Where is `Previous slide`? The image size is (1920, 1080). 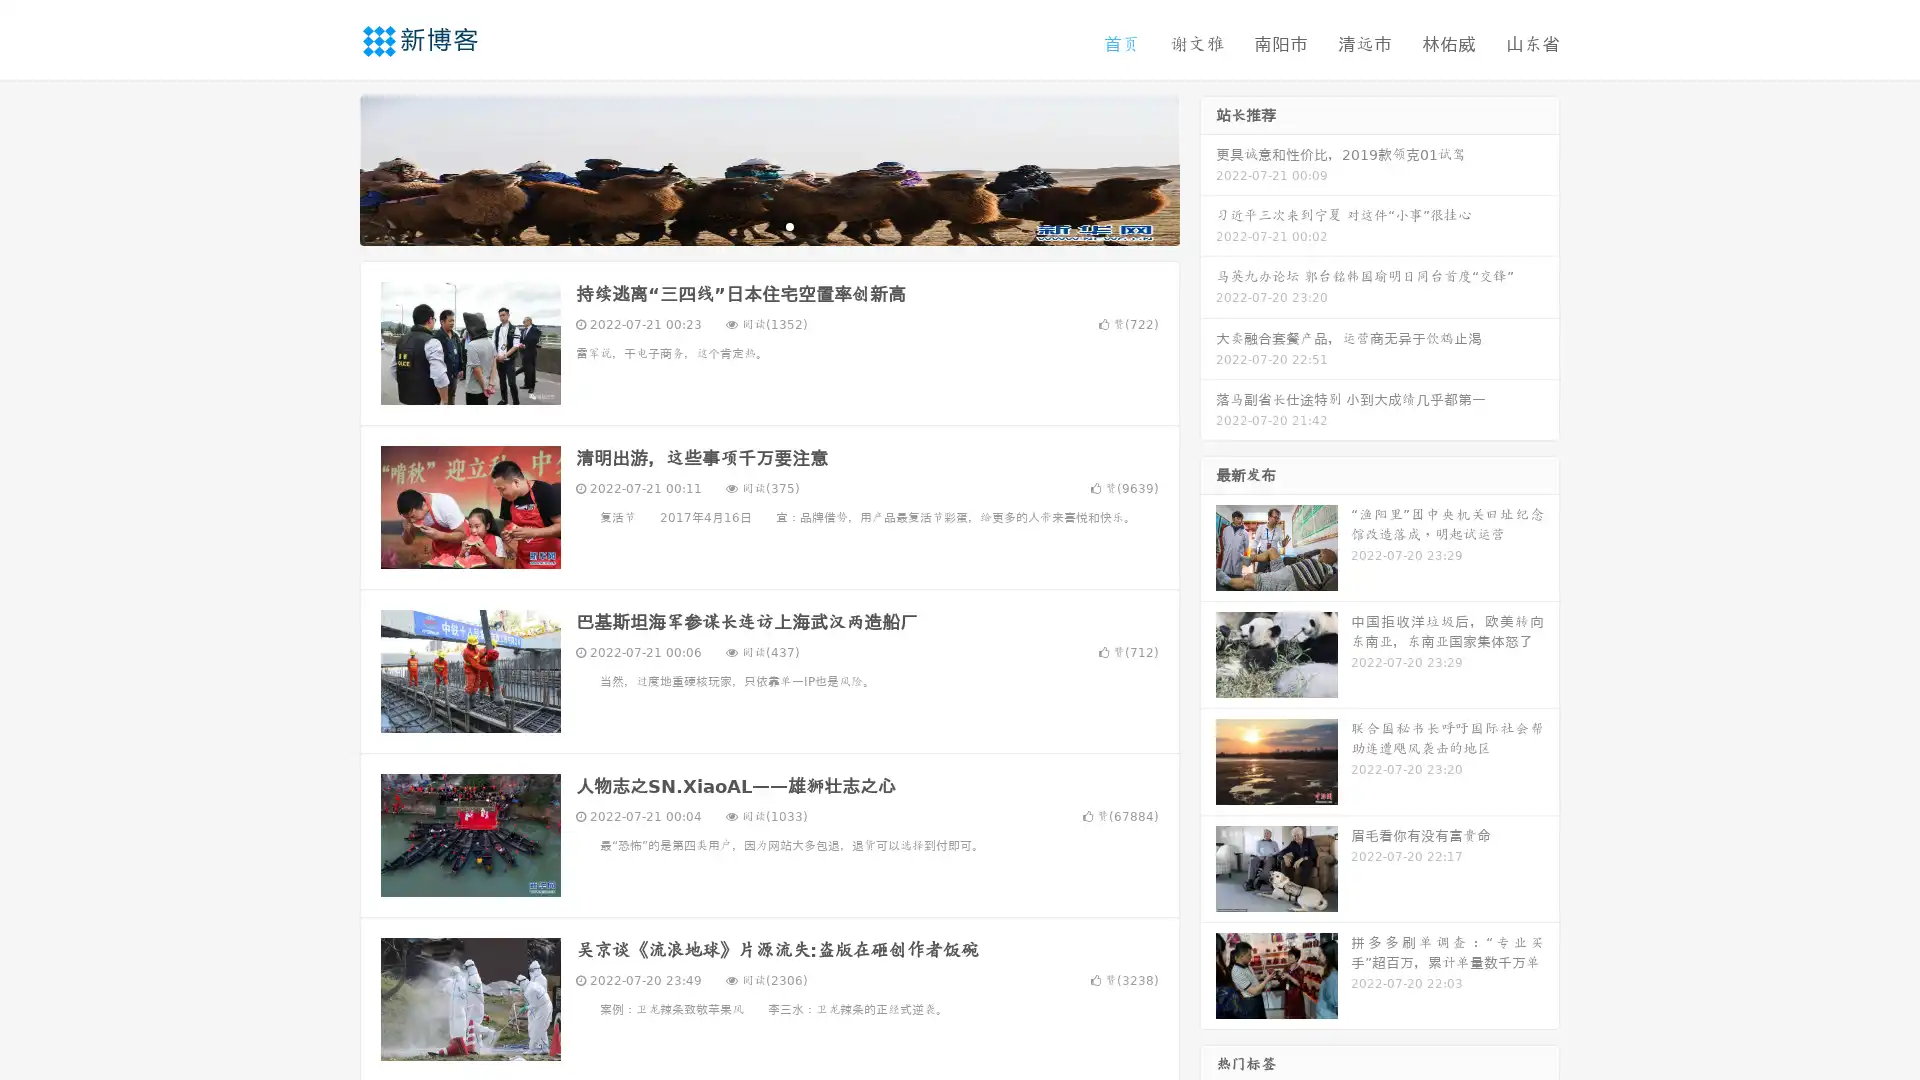 Previous slide is located at coordinates (330, 168).